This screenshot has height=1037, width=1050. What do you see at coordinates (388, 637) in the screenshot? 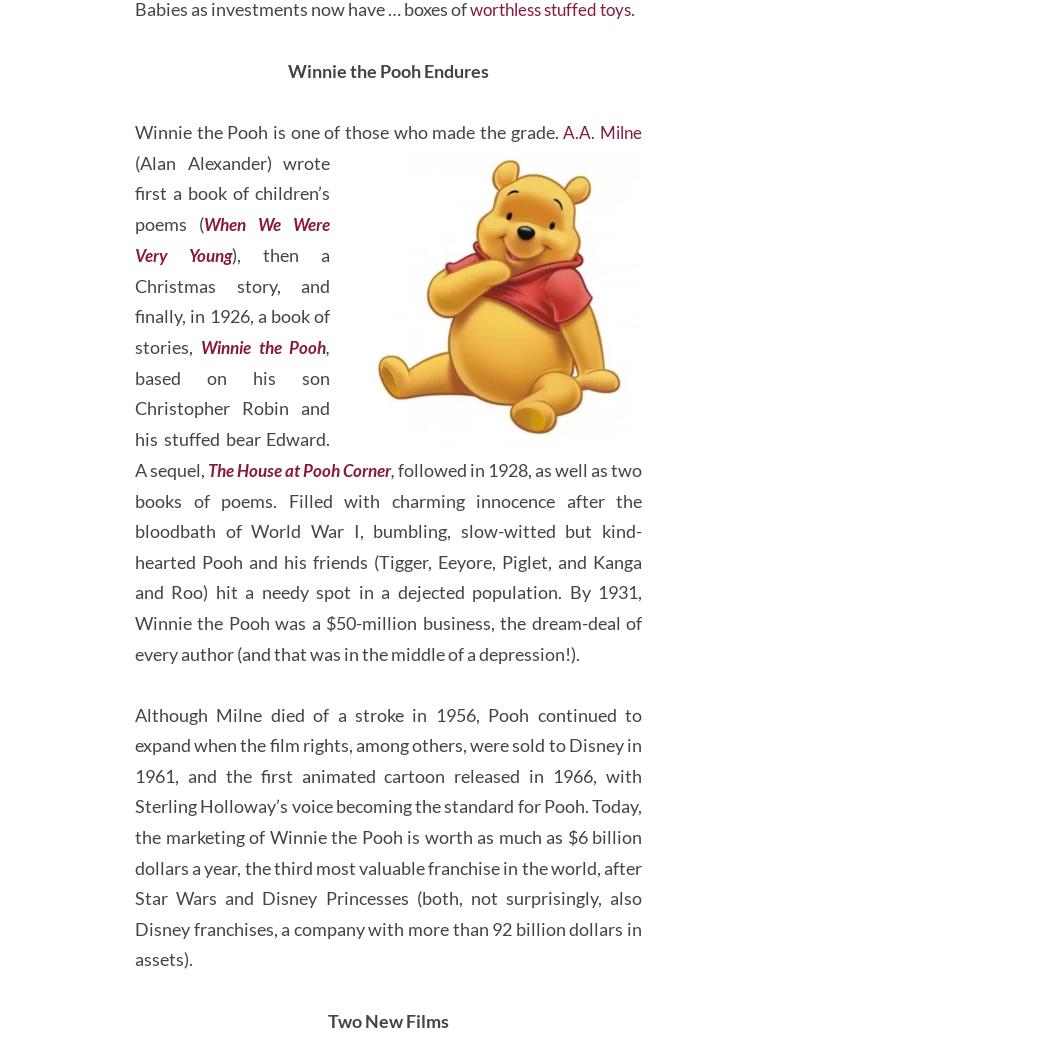
I see `'followed in 1928, as well as two books of poems. Filled with charming innocence after the bloodbath of World War I, bumbling, slow-witted but kind-hearted Pooh and his friends (Tigger, Eeyore, Piglet, and Kanga and Roo) hit a needy spot in a dejected population. By 1931, Winnie the Pooh was a $50-million business, the dream-deal of every author (and that was in the middle of a depression!).'` at bounding box center [388, 637].